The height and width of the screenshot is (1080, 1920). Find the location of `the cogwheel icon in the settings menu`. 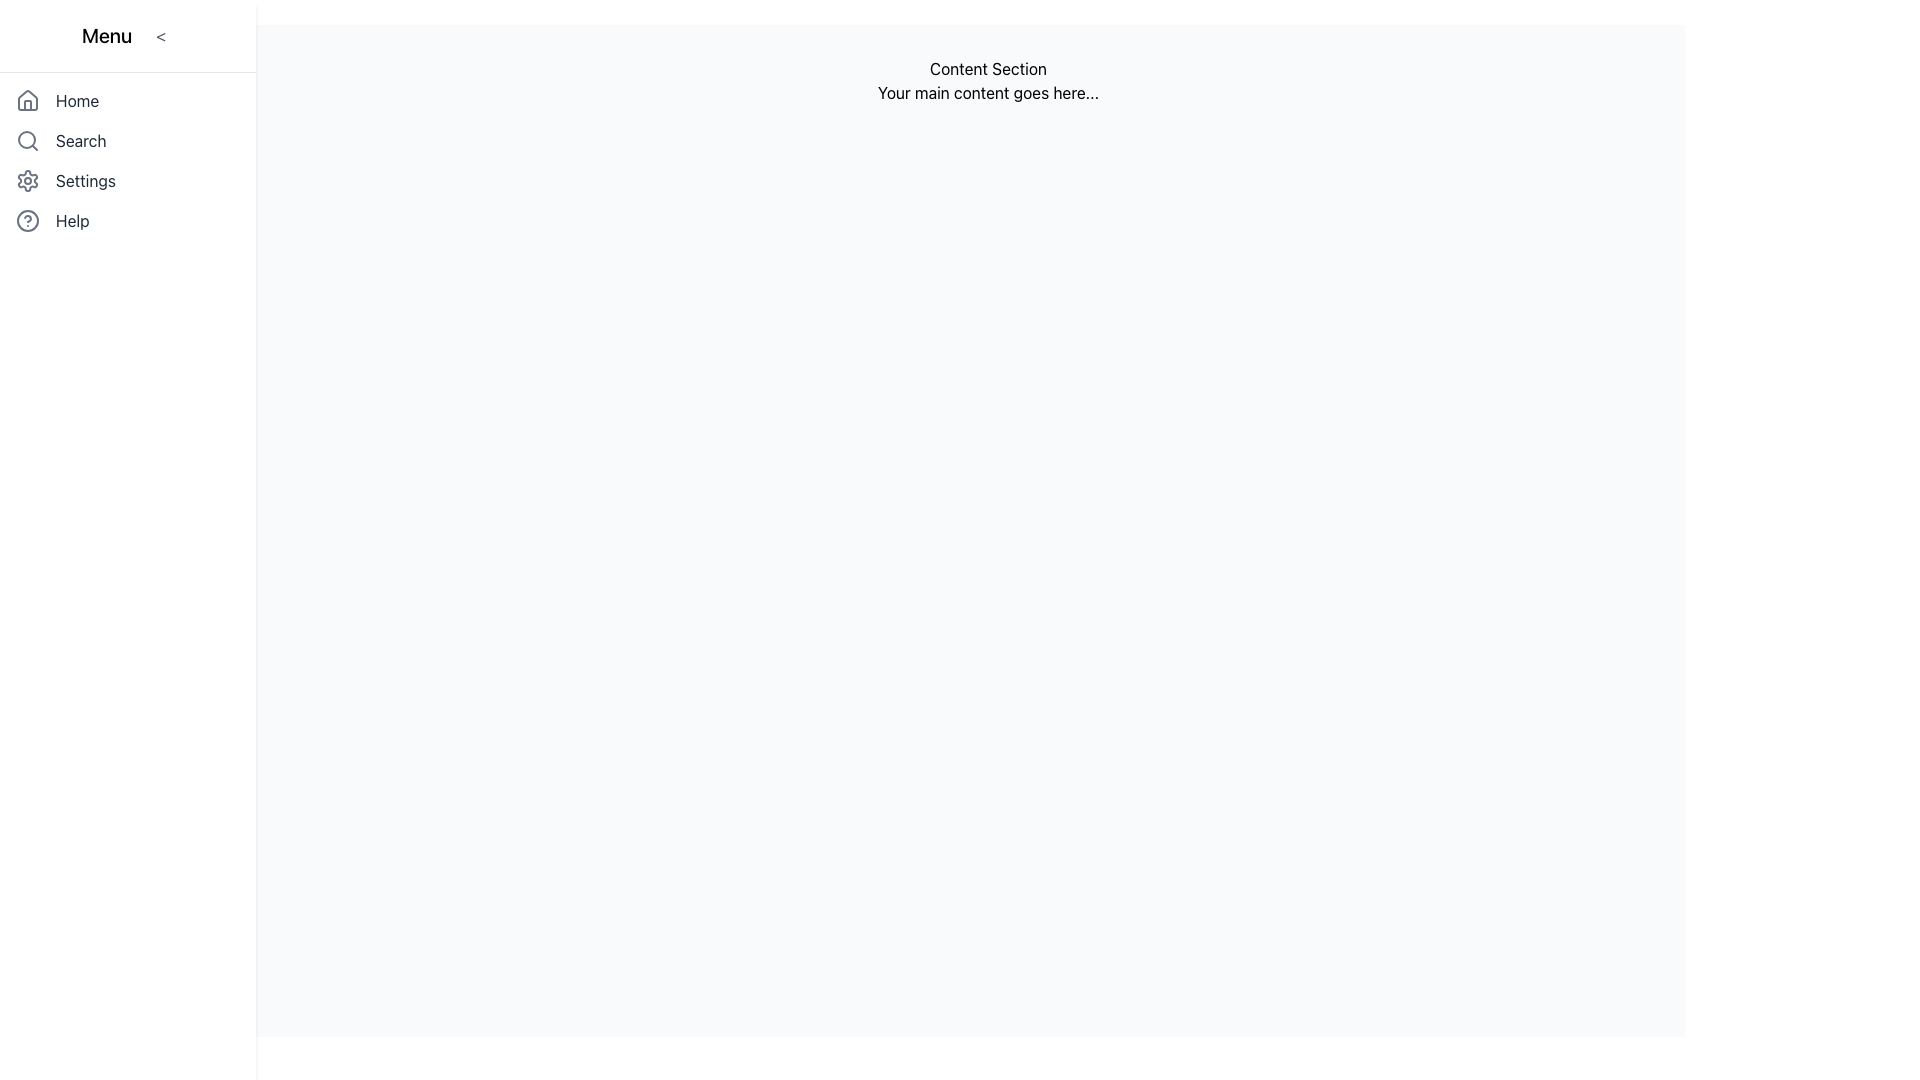

the cogwheel icon in the settings menu is located at coordinates (28, 181).